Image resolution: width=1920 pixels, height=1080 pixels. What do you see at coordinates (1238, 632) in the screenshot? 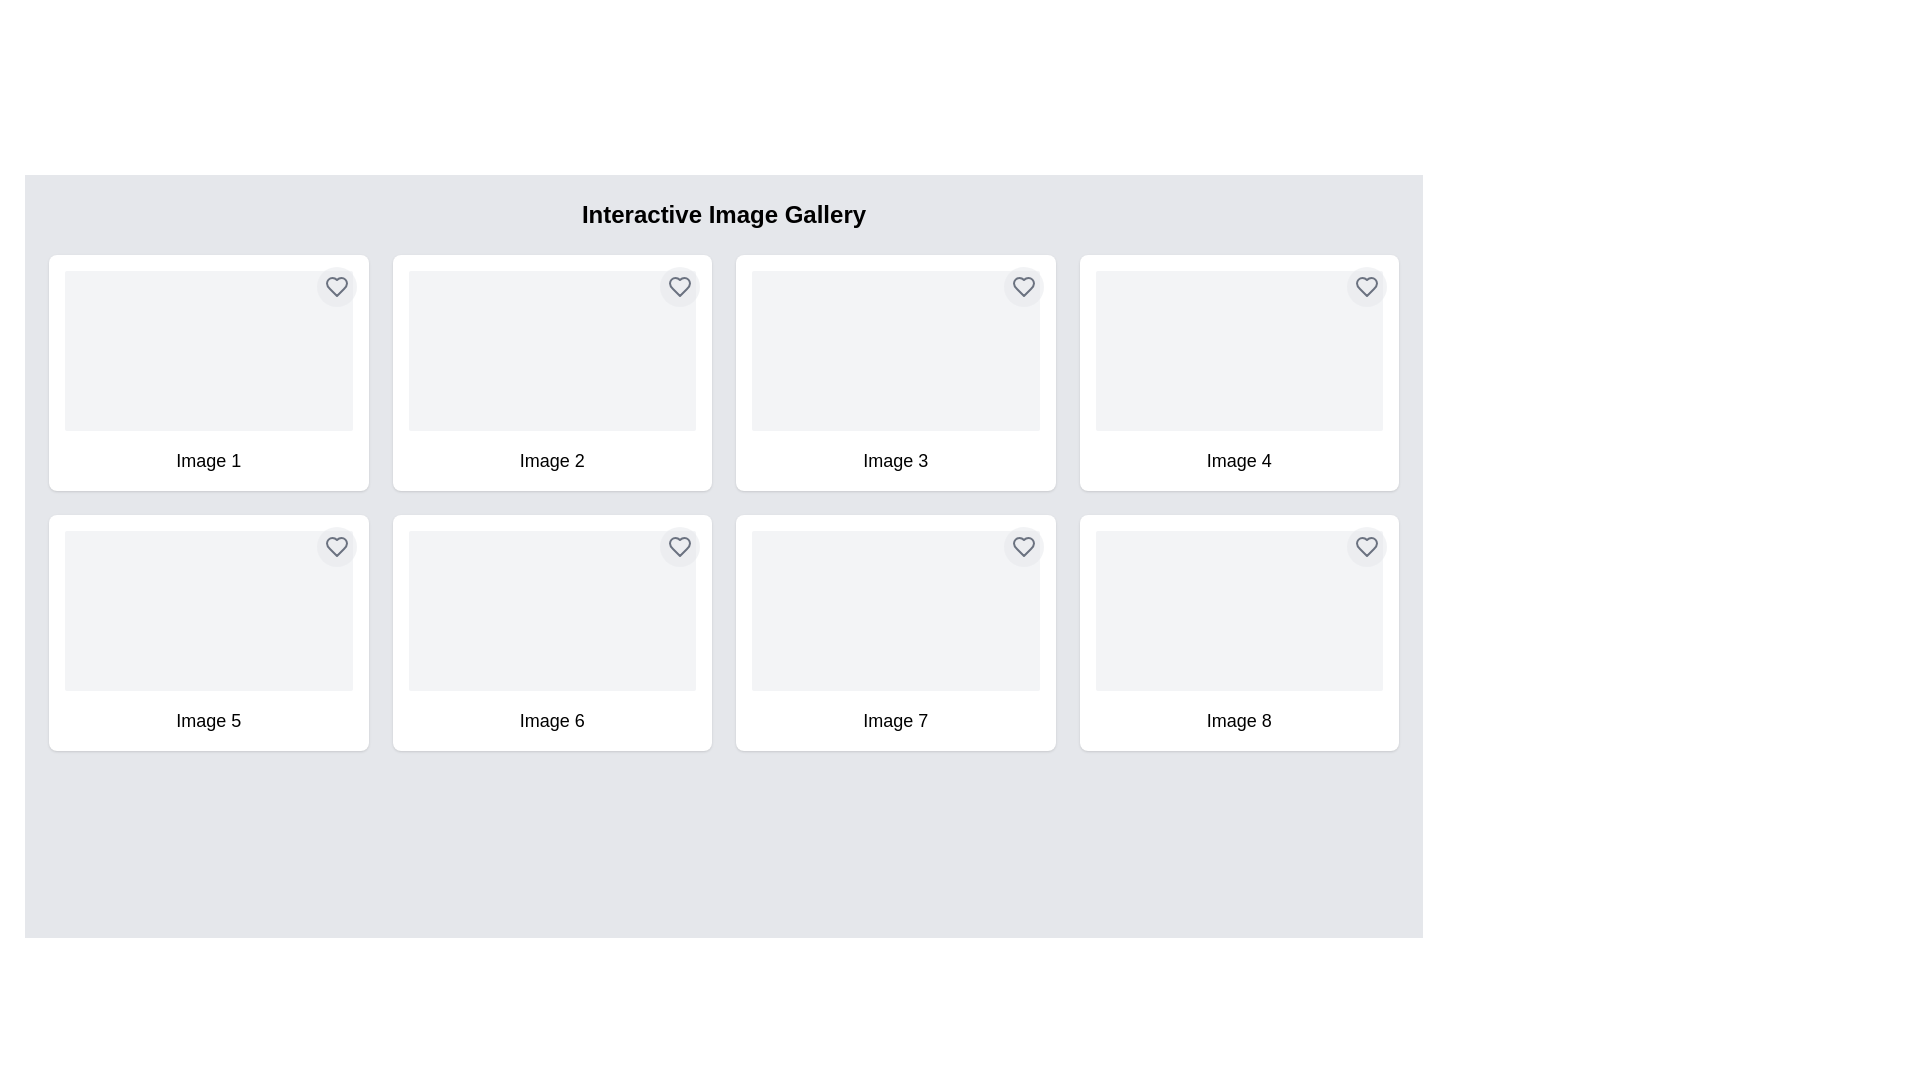
I see `the image card located in the second row, fourth column of the grid layout for keyboard navigation` at bounding box center [1238, 632].